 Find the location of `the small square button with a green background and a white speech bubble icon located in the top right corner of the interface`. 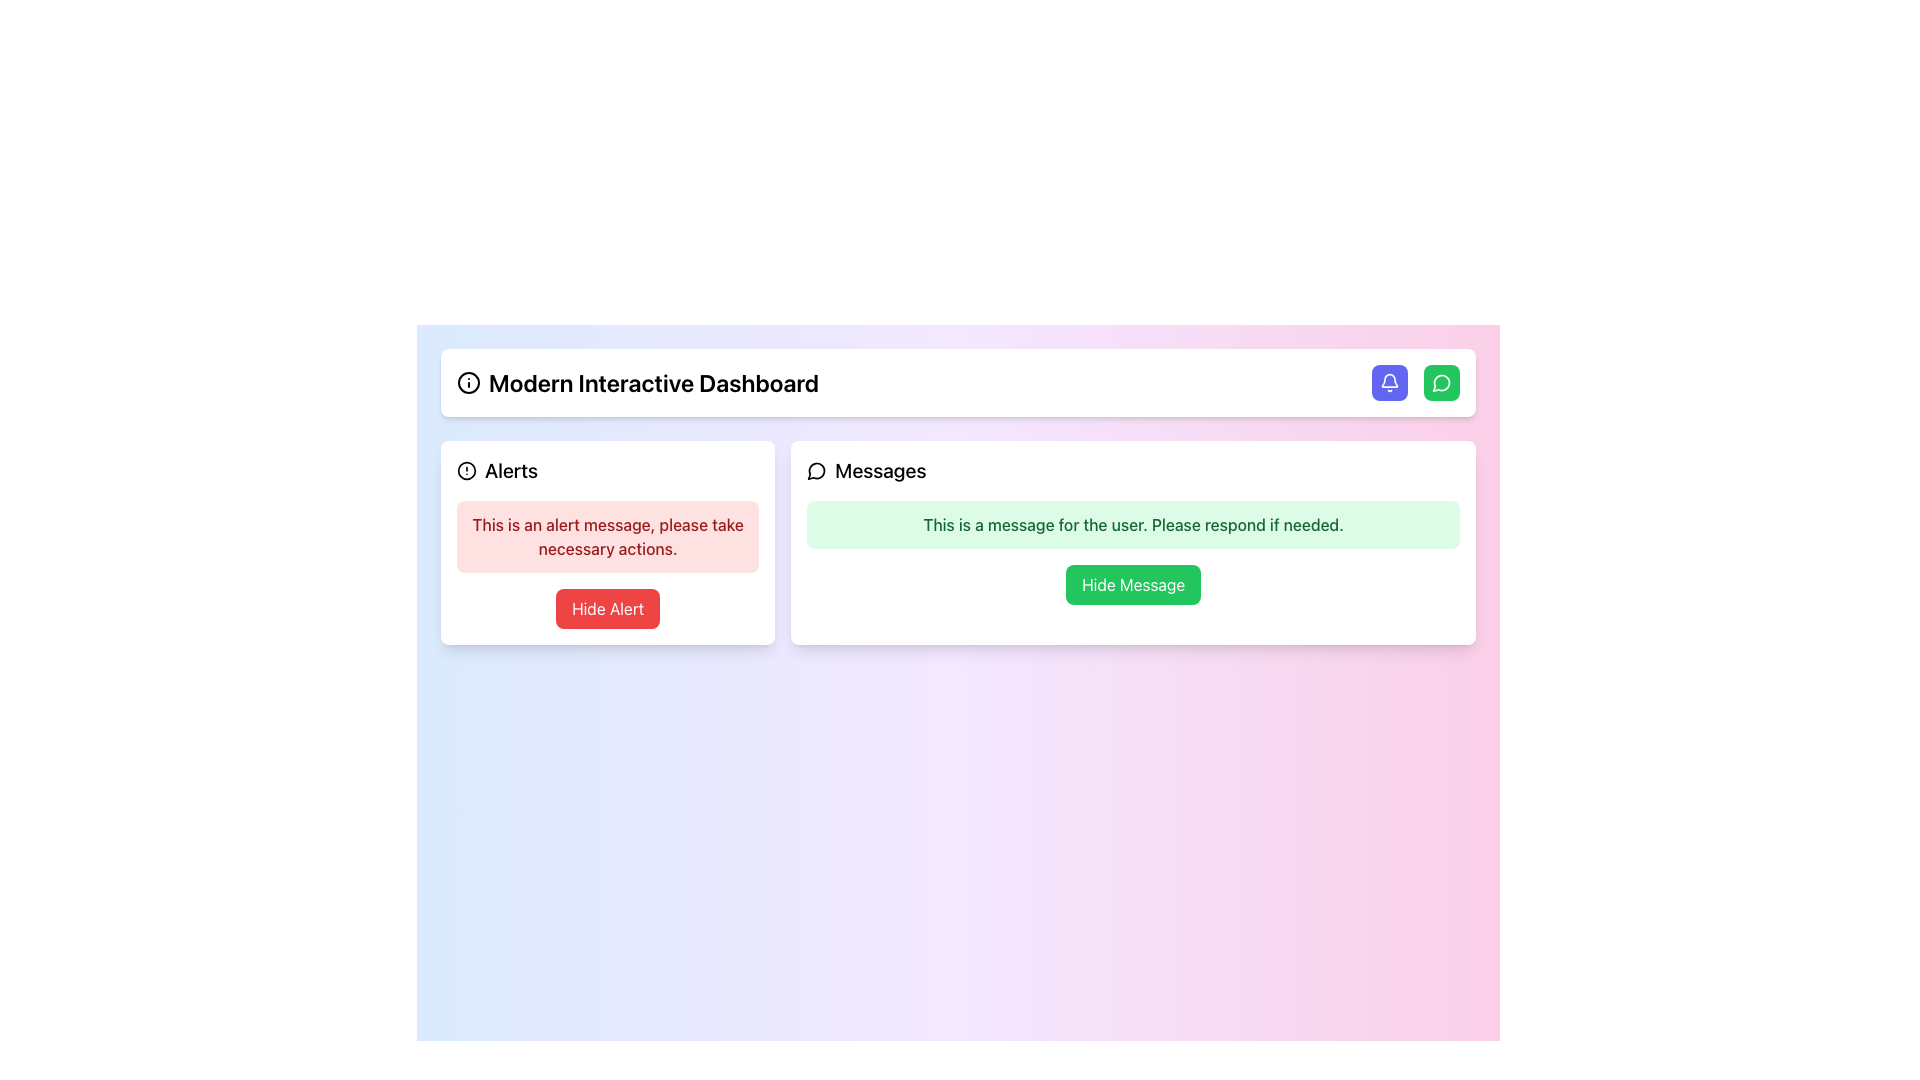

the small square button with a green background and a white speech bubble icon located in the top right corner of the interface is located at coordinates (1441, 382).